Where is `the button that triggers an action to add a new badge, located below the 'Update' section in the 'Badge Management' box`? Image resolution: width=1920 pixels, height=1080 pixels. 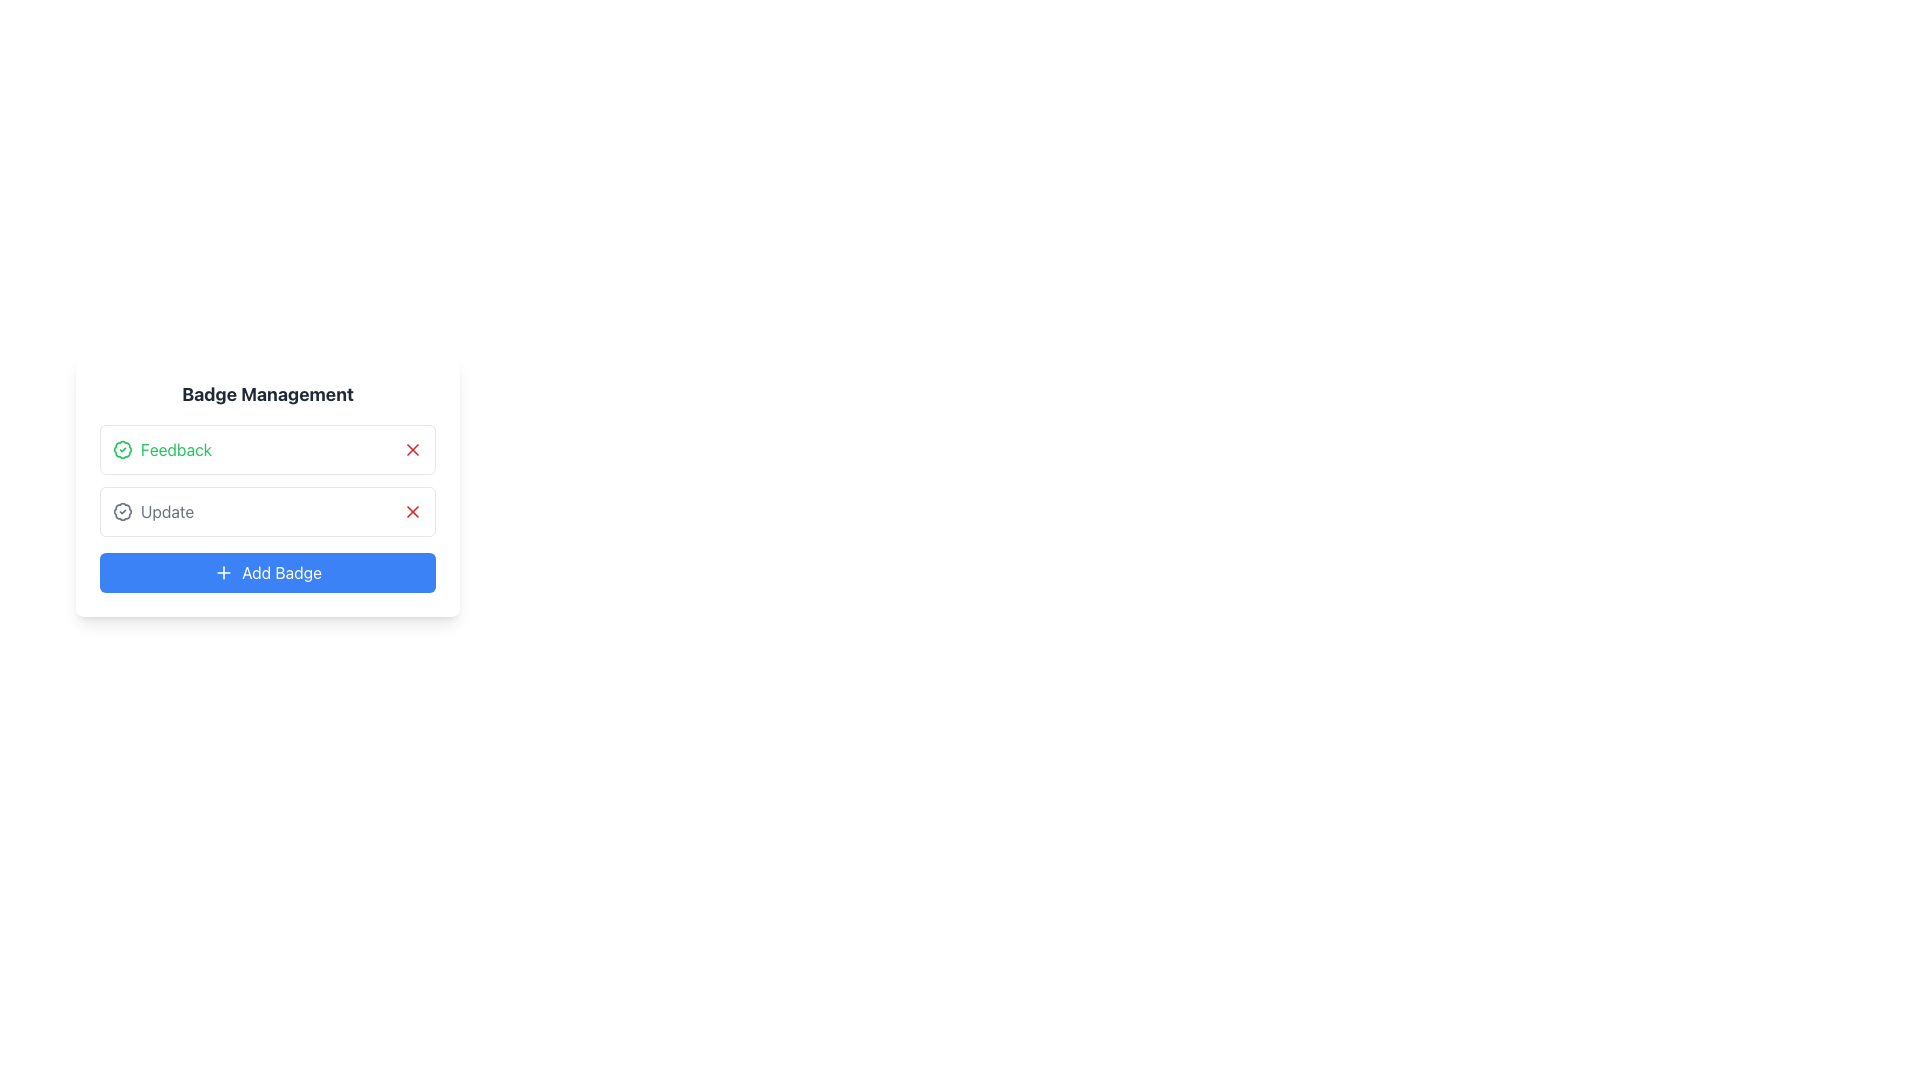
the button that triggers an action to add a new badge, located below the 'Update' section in the 'Badge Management' box is located at coordinates (267, 573).